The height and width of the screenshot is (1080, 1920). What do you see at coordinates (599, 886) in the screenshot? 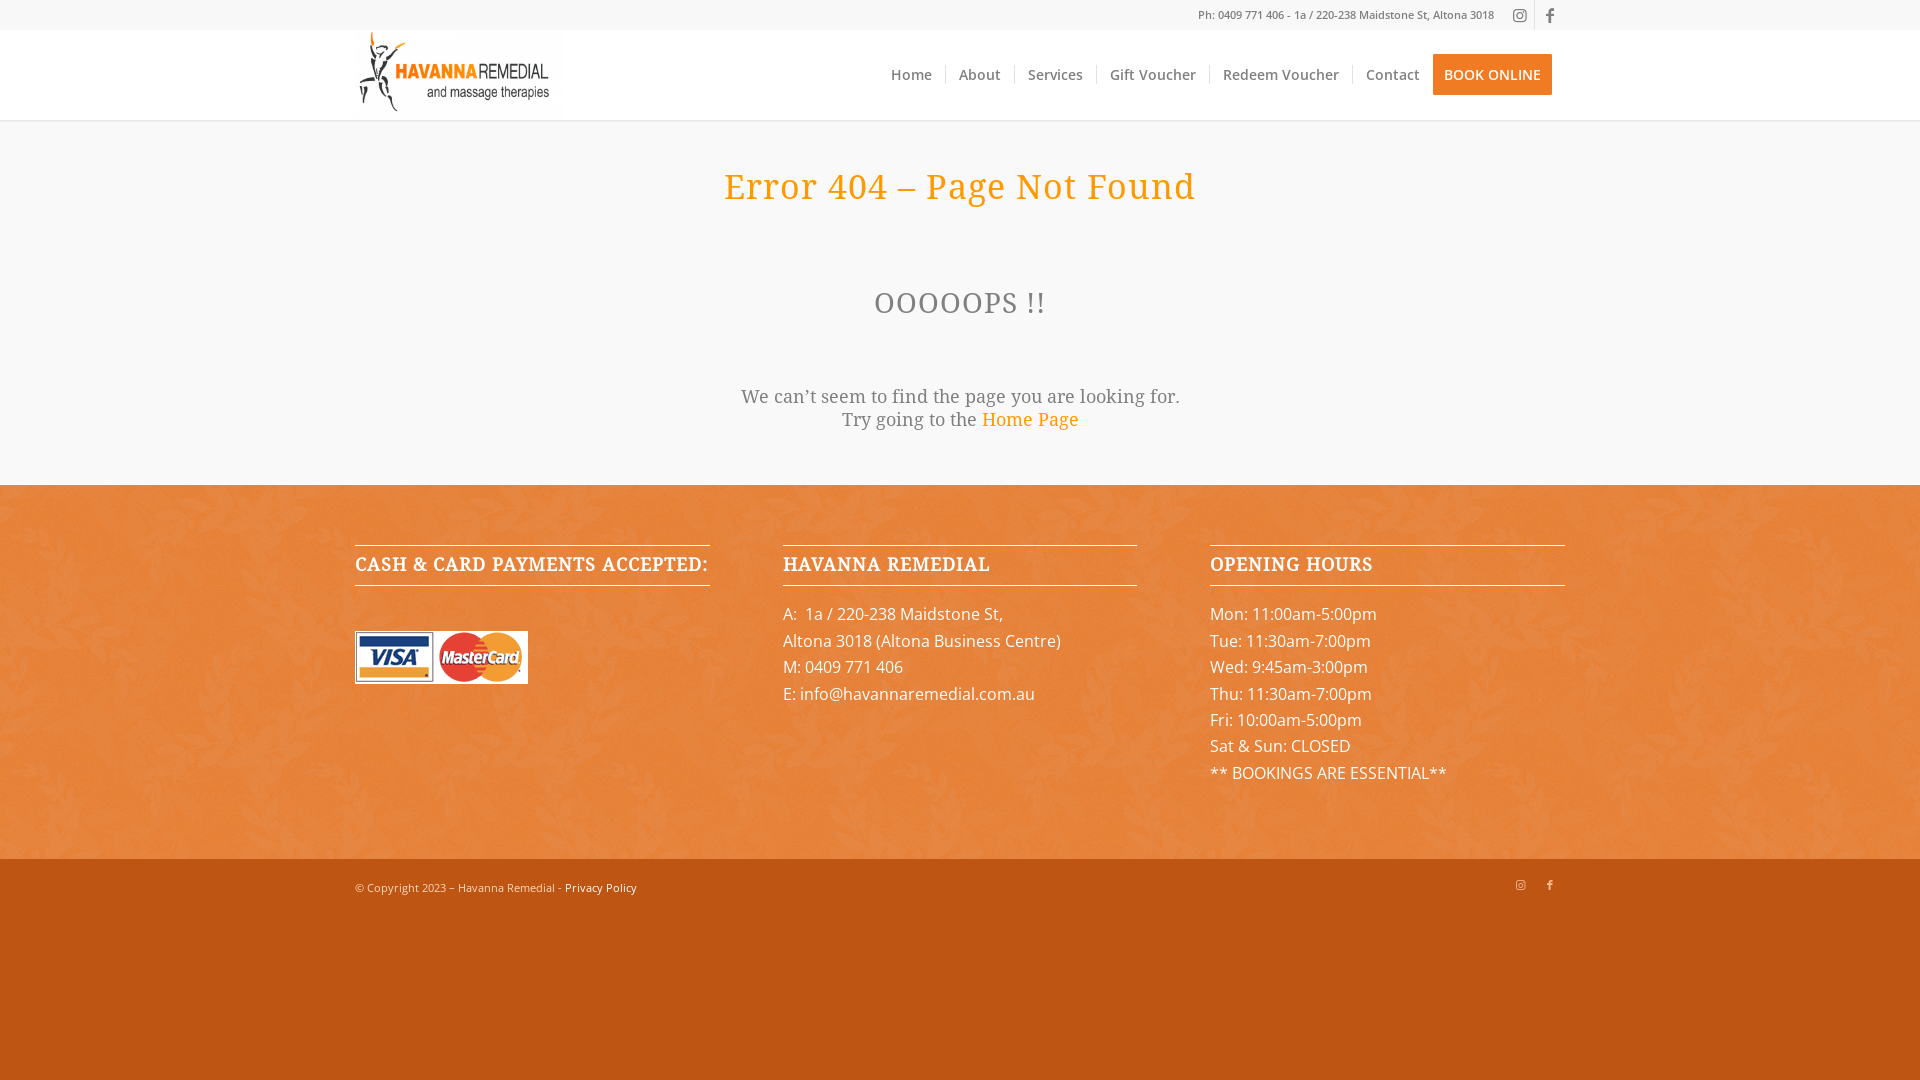
I see `'Privacy Policy'` at bounding box center [599, 886].